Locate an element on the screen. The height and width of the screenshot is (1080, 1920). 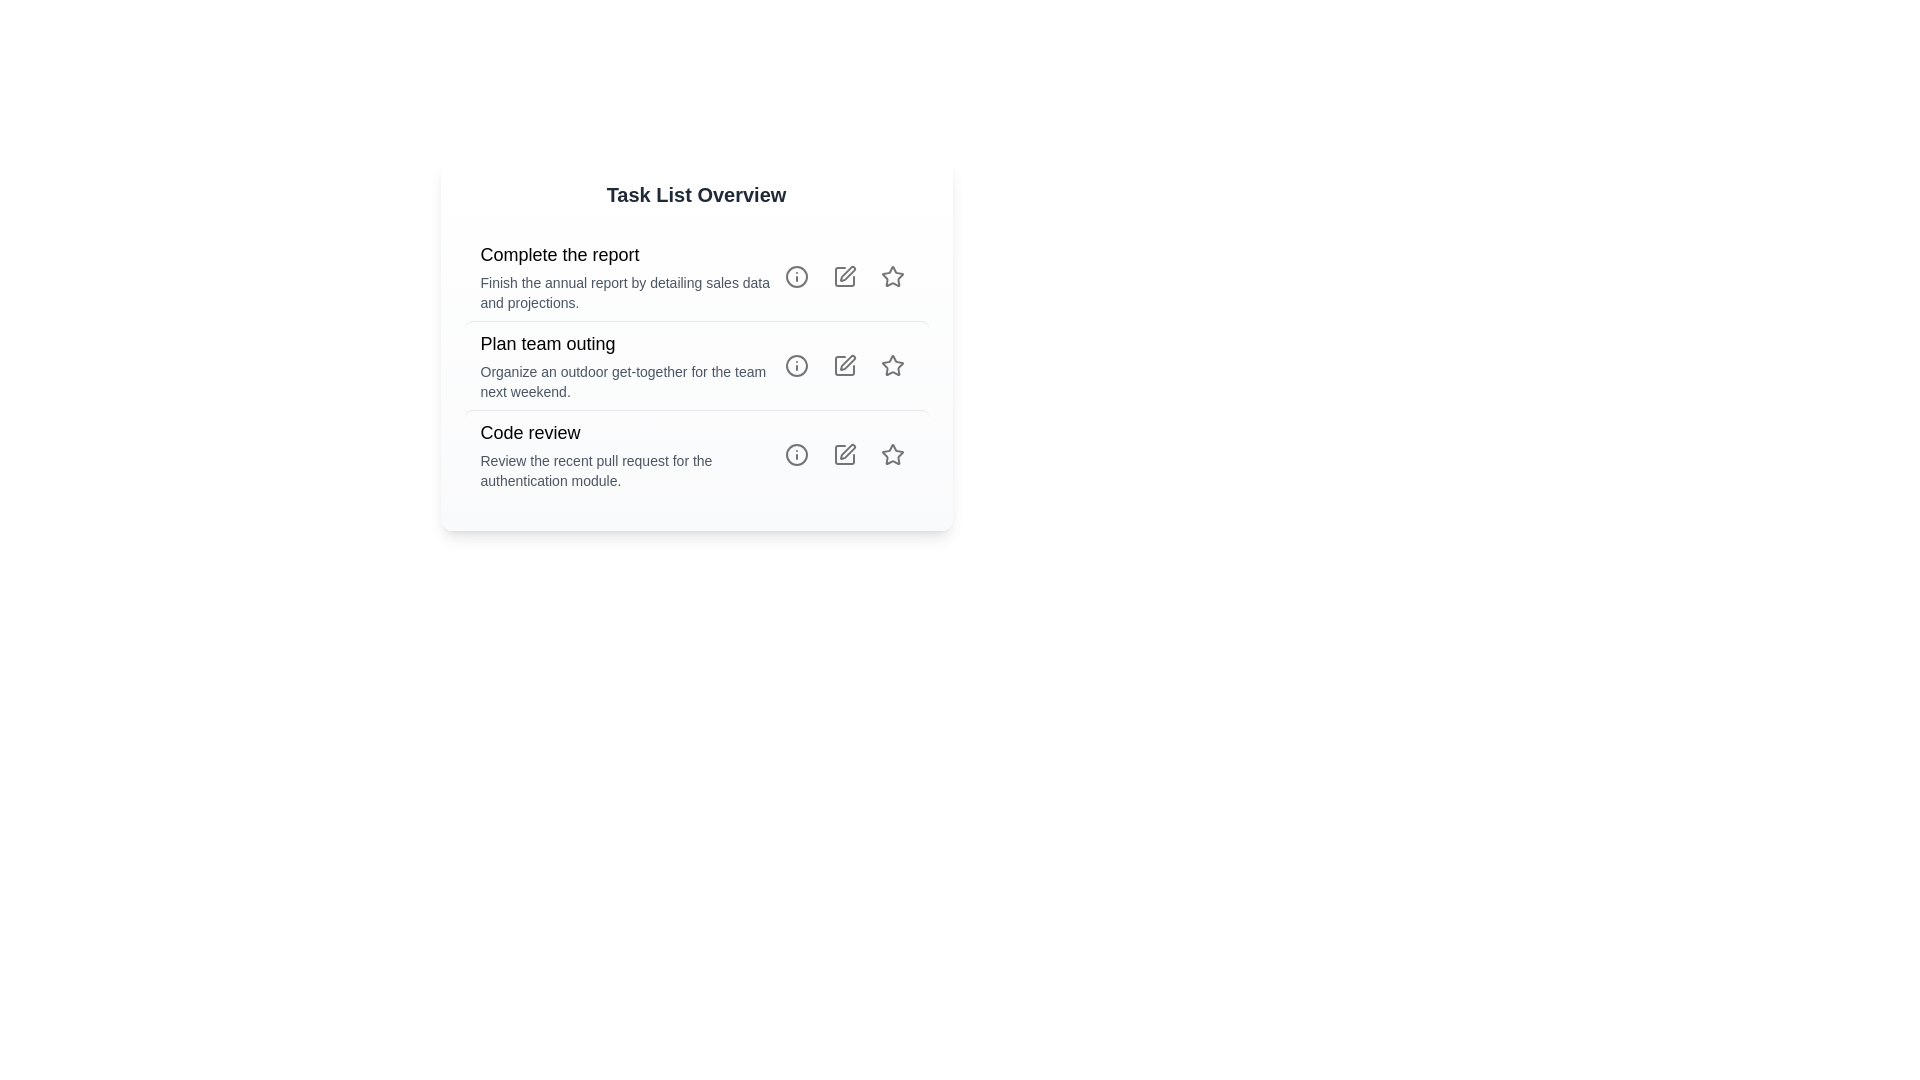
the text description located directly below the header 'Complete the report', which provides detailed instructions related to the task is located at coordinates (627, 293).